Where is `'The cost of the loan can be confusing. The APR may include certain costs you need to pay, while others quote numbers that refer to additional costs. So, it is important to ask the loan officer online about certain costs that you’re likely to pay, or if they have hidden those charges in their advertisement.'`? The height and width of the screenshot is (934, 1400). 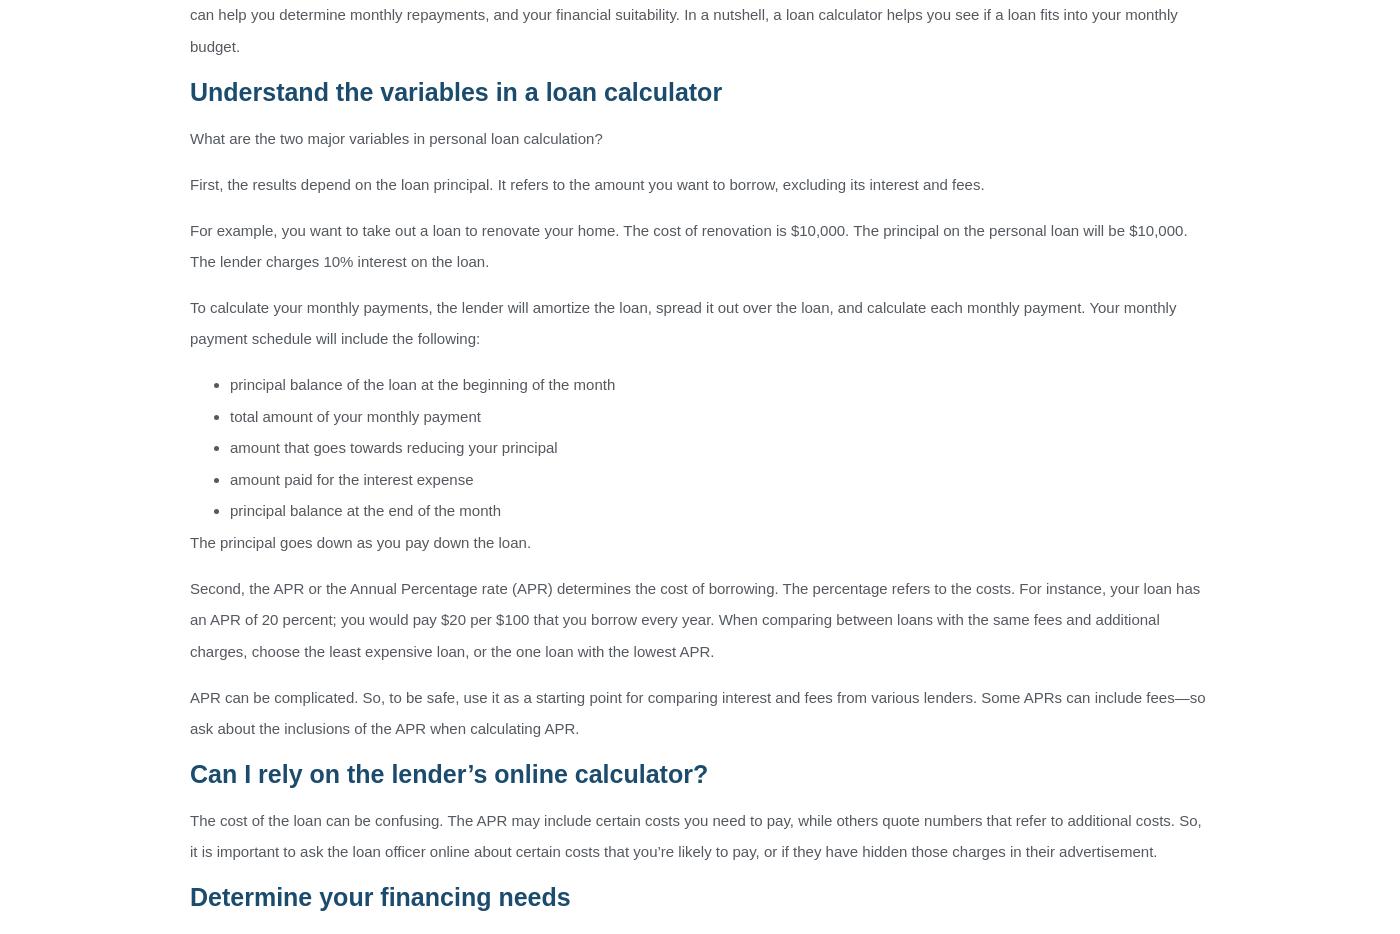
'The cost of the loan can be confusing. The APR may include certain costs you need to pay, while others quote numbers that refer to additional costs. So, it is important to ask the loan officer online about certain costs that you’re likely to pay, or if they have hidden those charges in their advertisement.' is located at coordinates (695, 835).